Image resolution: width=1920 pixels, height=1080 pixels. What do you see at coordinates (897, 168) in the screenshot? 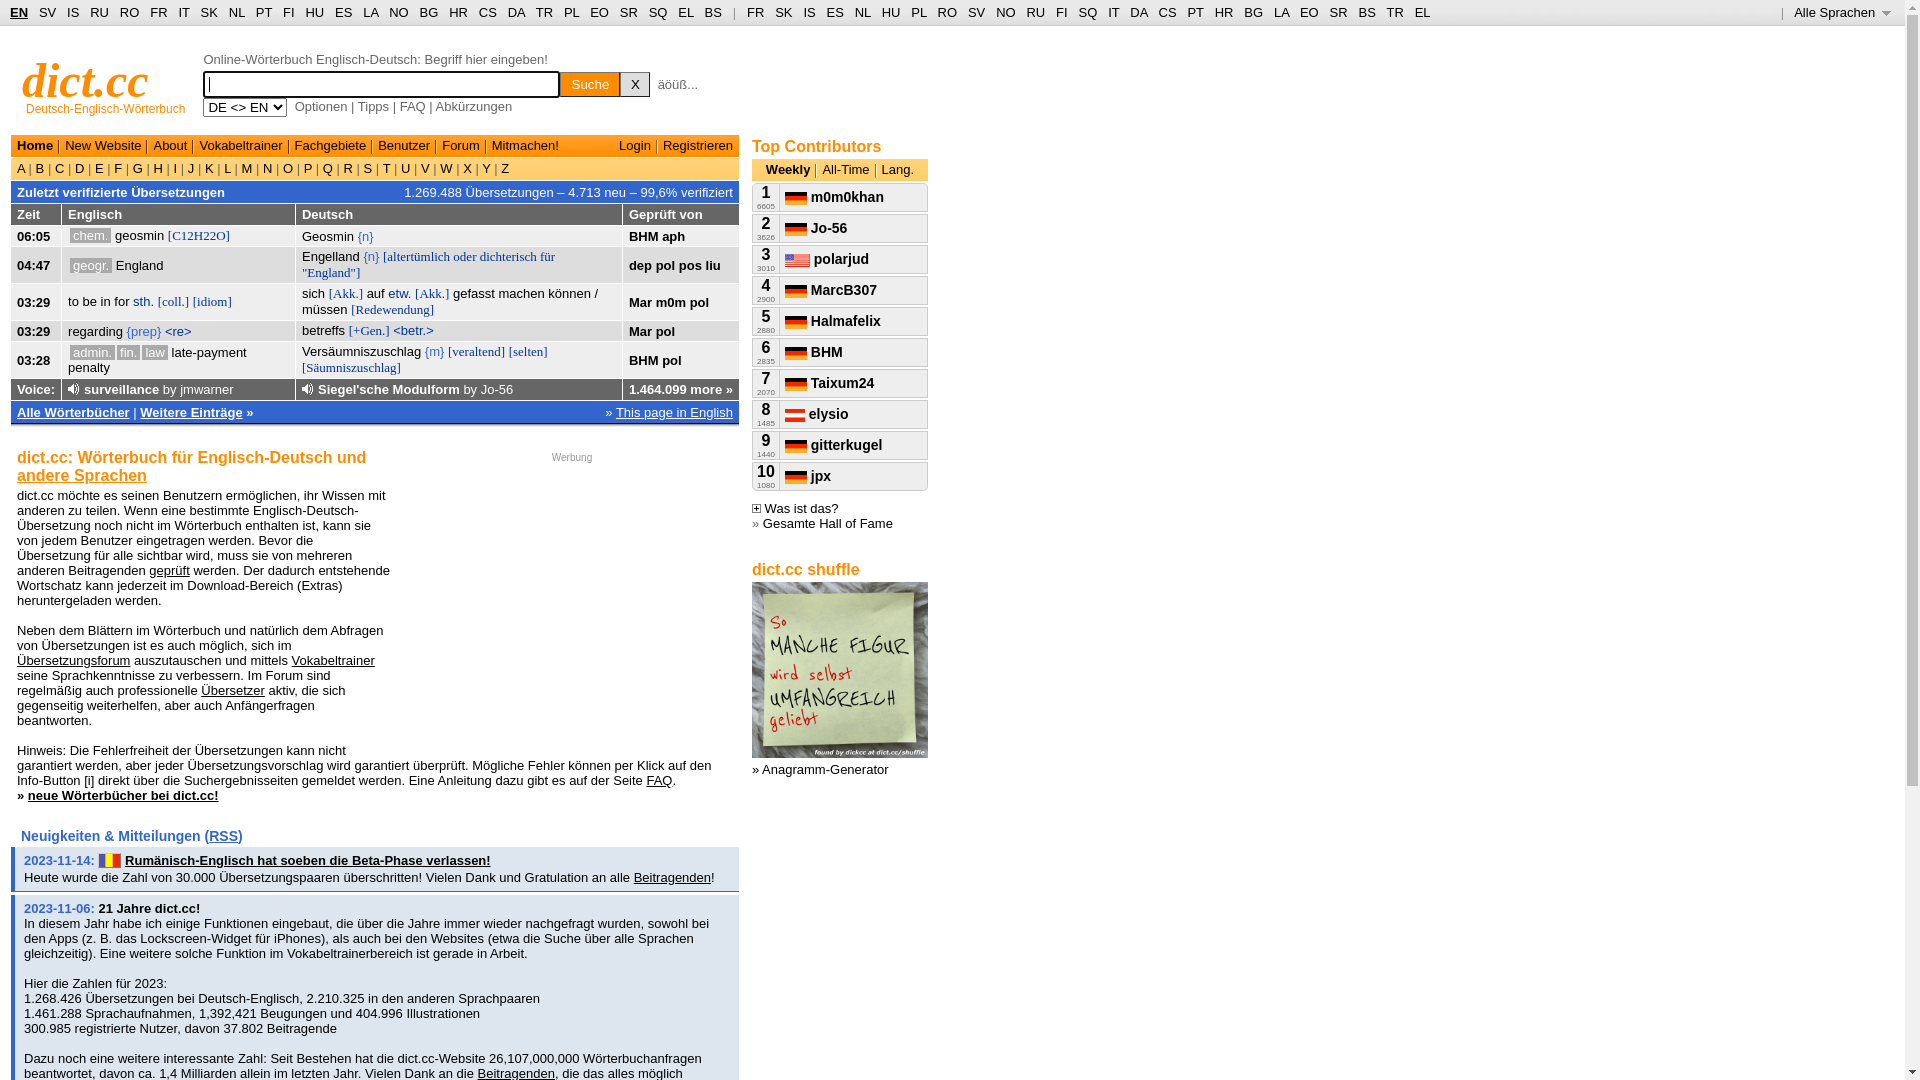
I see `'Lang.'` at bounding box center [897, 168].